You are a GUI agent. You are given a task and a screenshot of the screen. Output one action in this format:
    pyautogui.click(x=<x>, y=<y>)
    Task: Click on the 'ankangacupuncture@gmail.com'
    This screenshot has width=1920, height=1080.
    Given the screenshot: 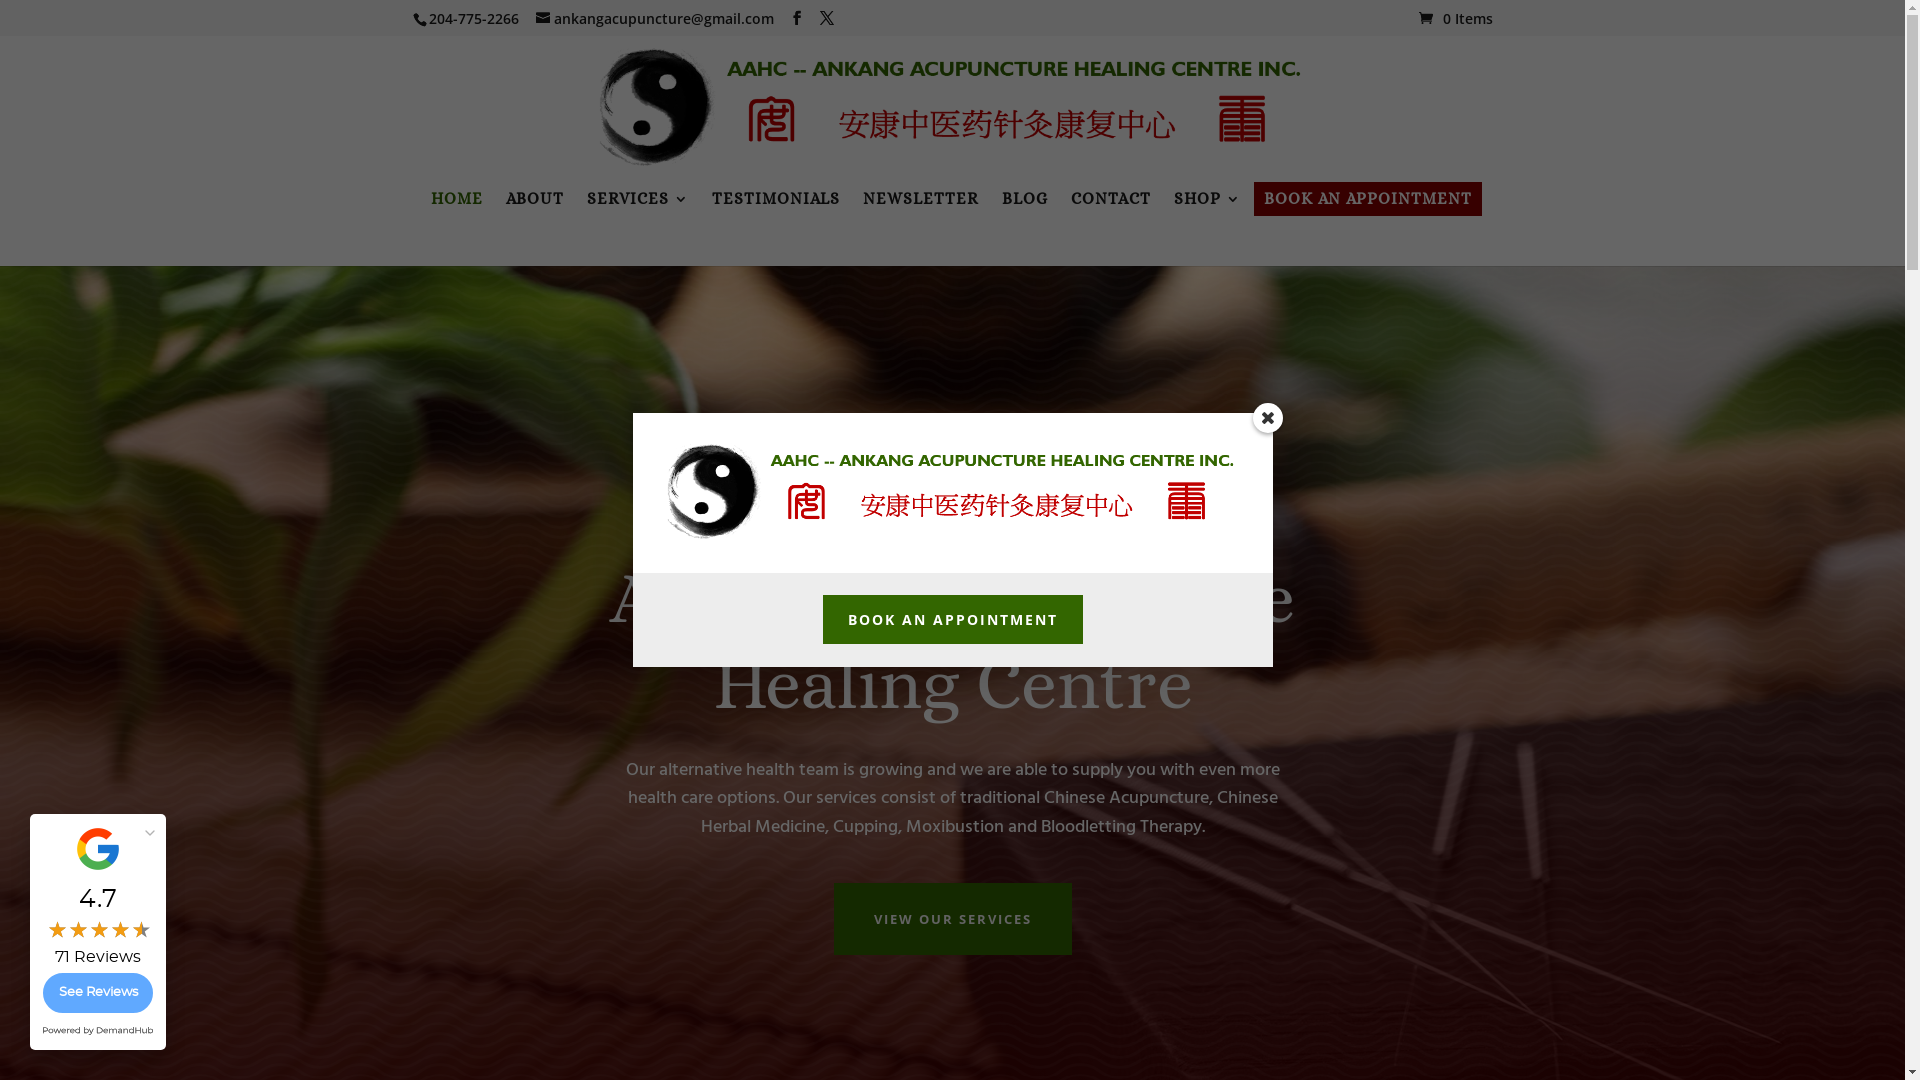 What is the action you would take?
    pyautogui.click(x=654, y=17)
    